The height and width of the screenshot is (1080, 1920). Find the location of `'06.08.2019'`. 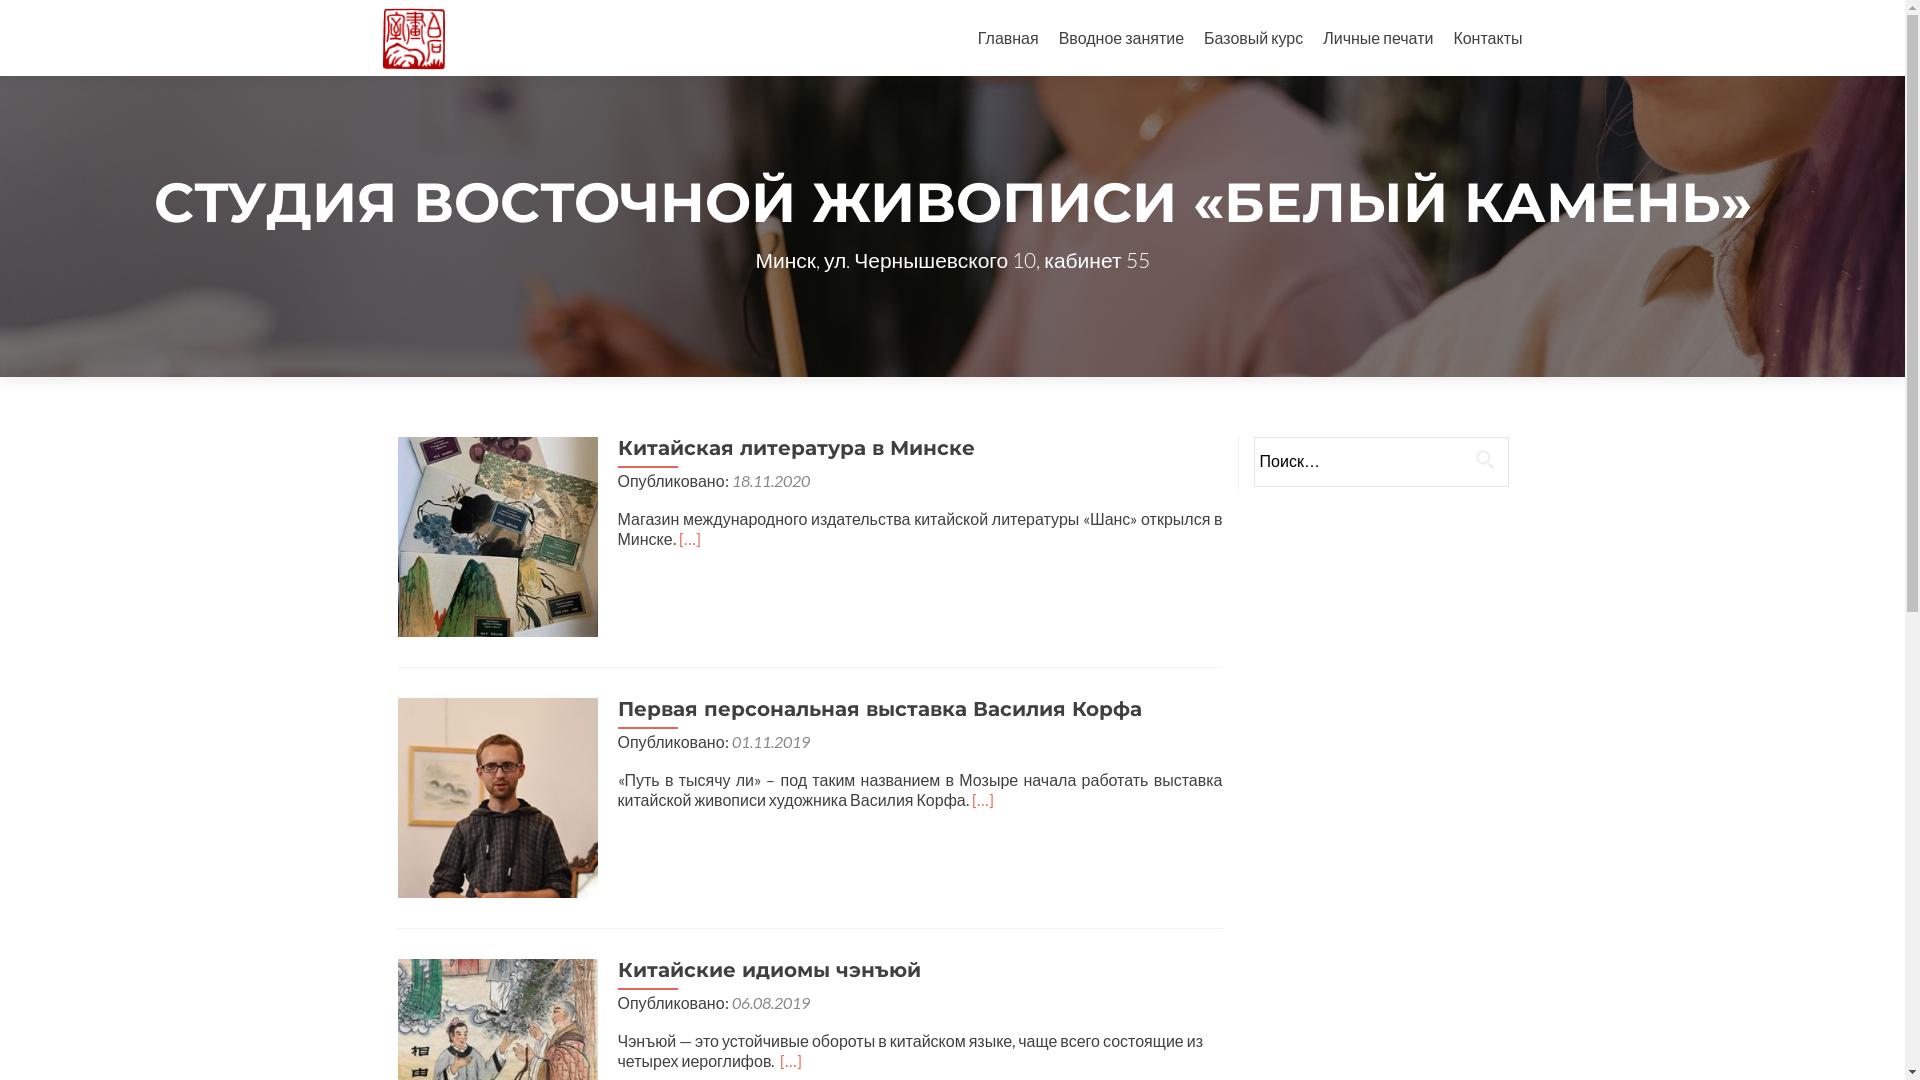

'06.08.2019' is located at coordinates (770, 1001).